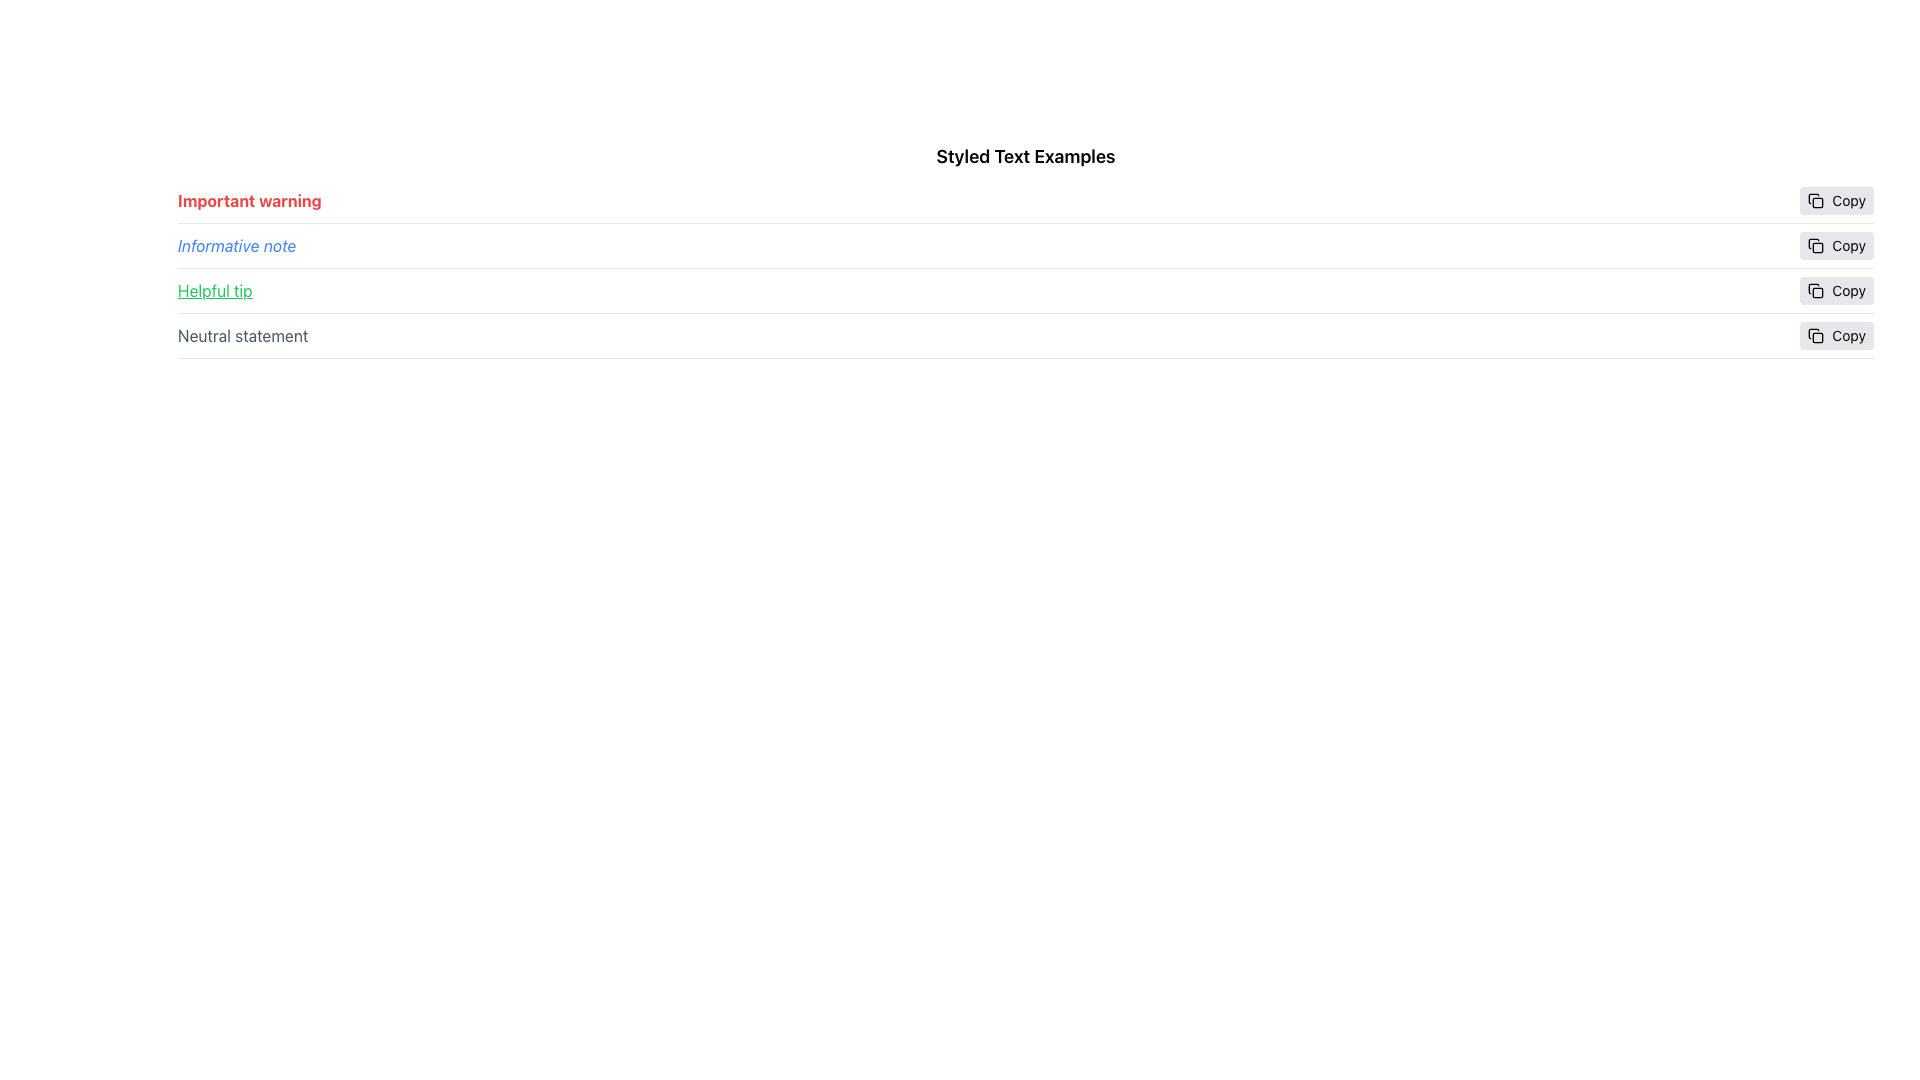 Image resolution: width=1920 pixels, height=1080 pixels. What do you see at coordinates (1816, 245) in the screenshot?
I see `the minimalistic 'Copy' icon located inside the 'Copy' button, which is adjacent to the 'Helpful tip' text` at bounding box center [1816, 245].